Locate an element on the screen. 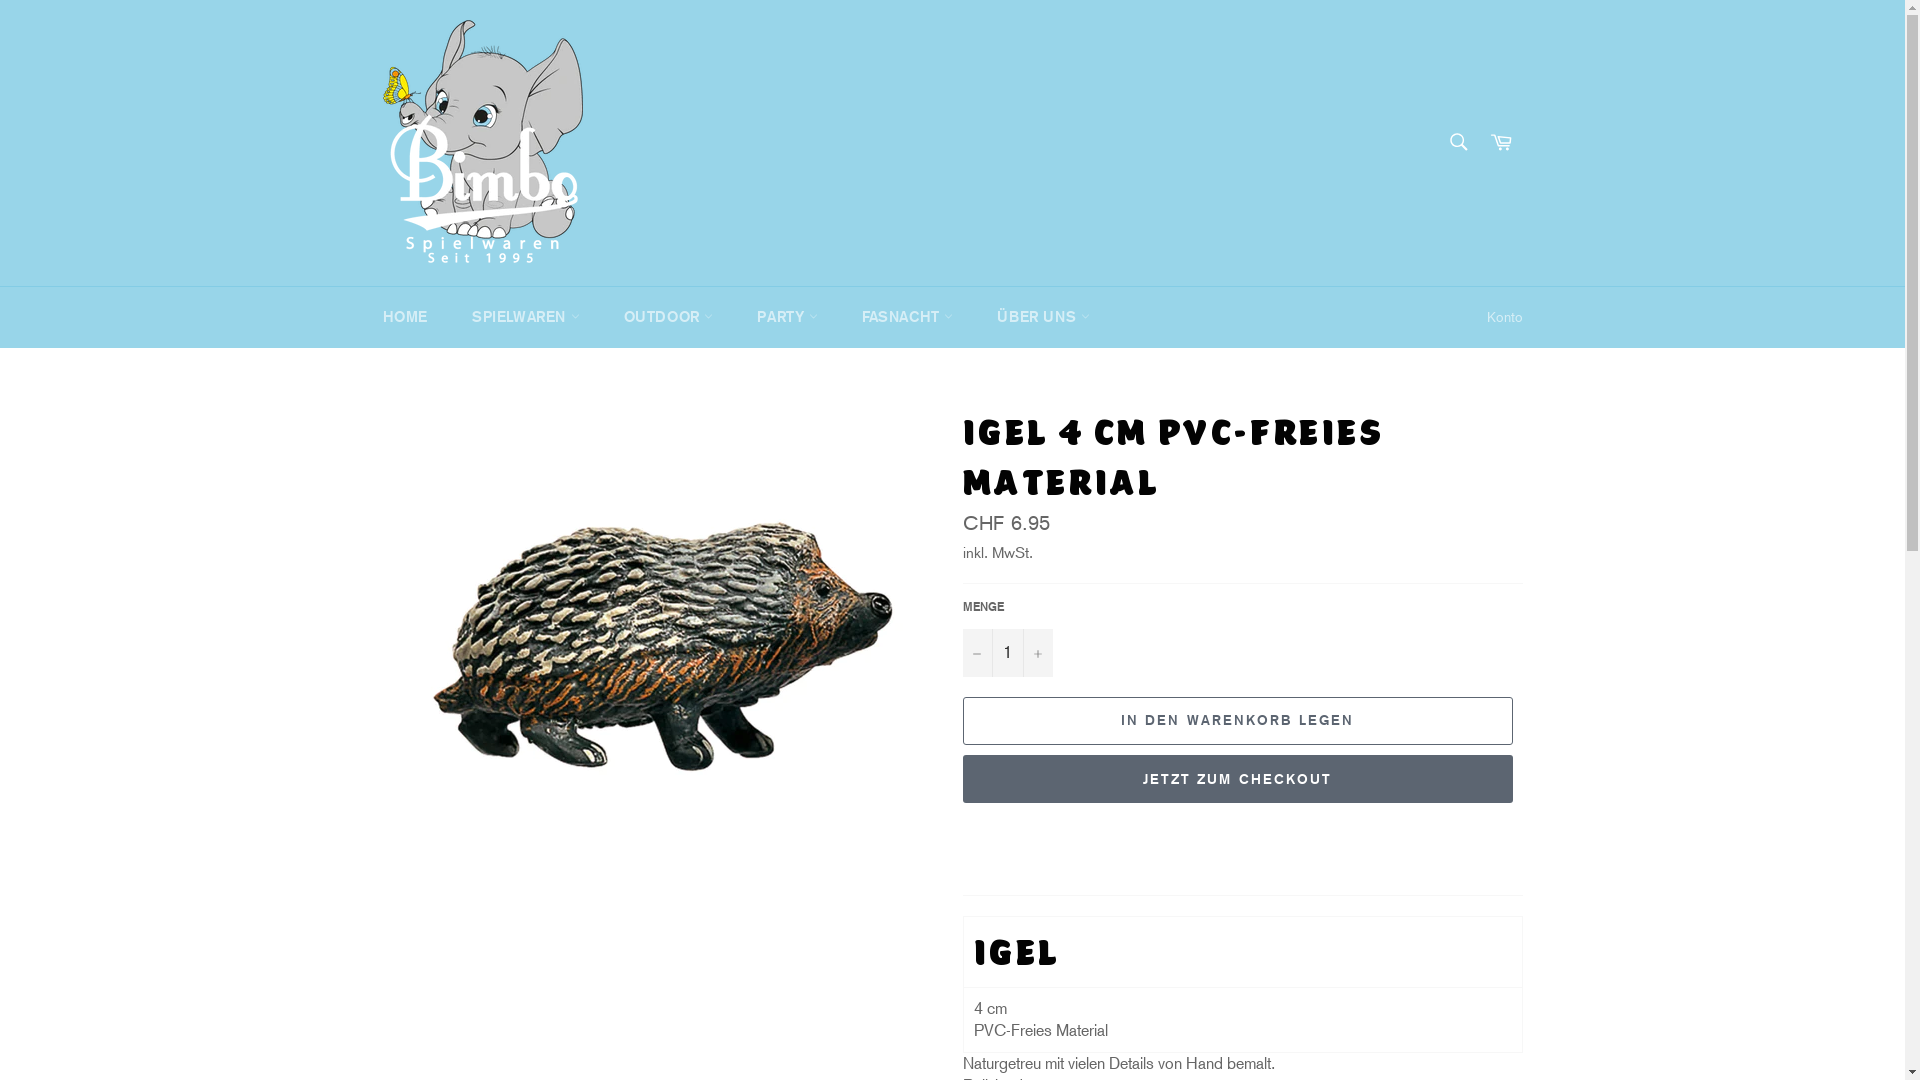 This screenshot has height=1080, width=1920. 'JETZT ZUM CHECKOUT' is located at coordinates (1236, 778).